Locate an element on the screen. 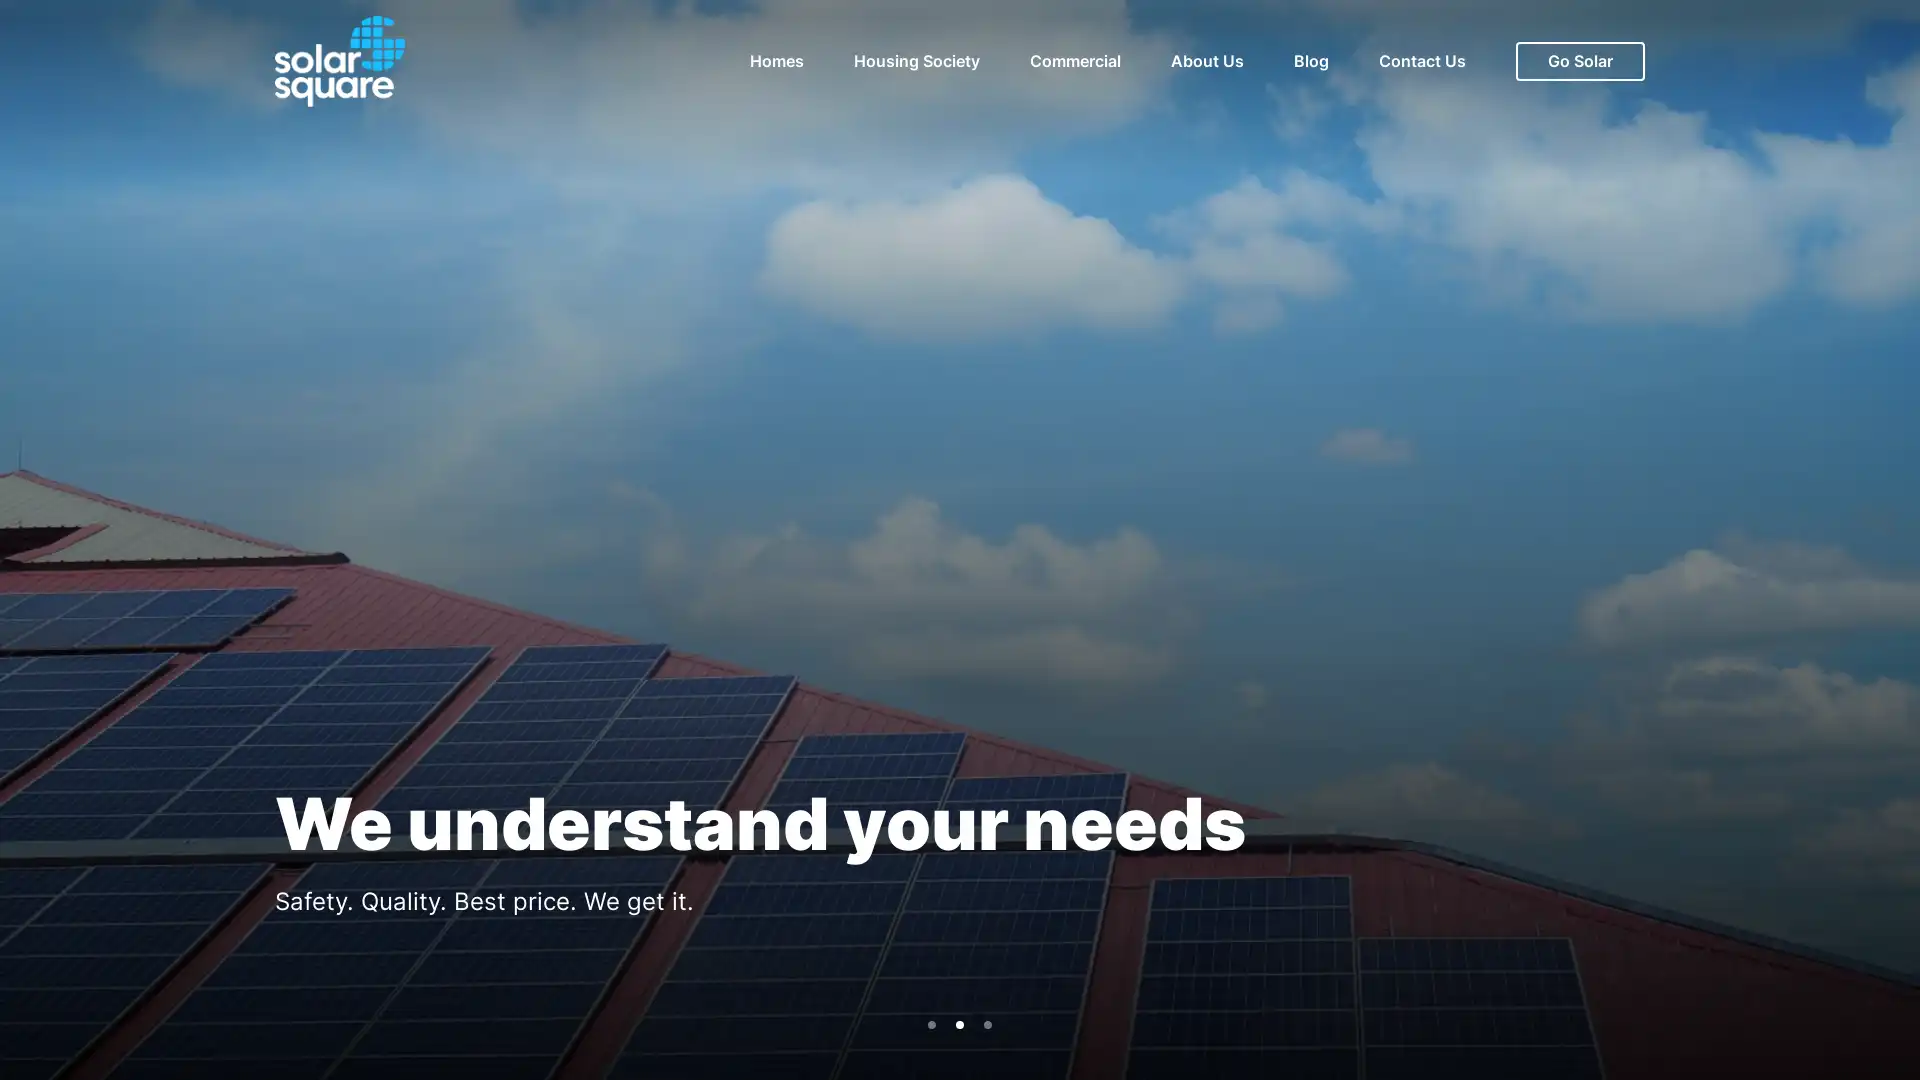 Image resolution: width=1920 pixels, height=1080 pixels. Go to slide 2 is located at coordinates (960, 1025).